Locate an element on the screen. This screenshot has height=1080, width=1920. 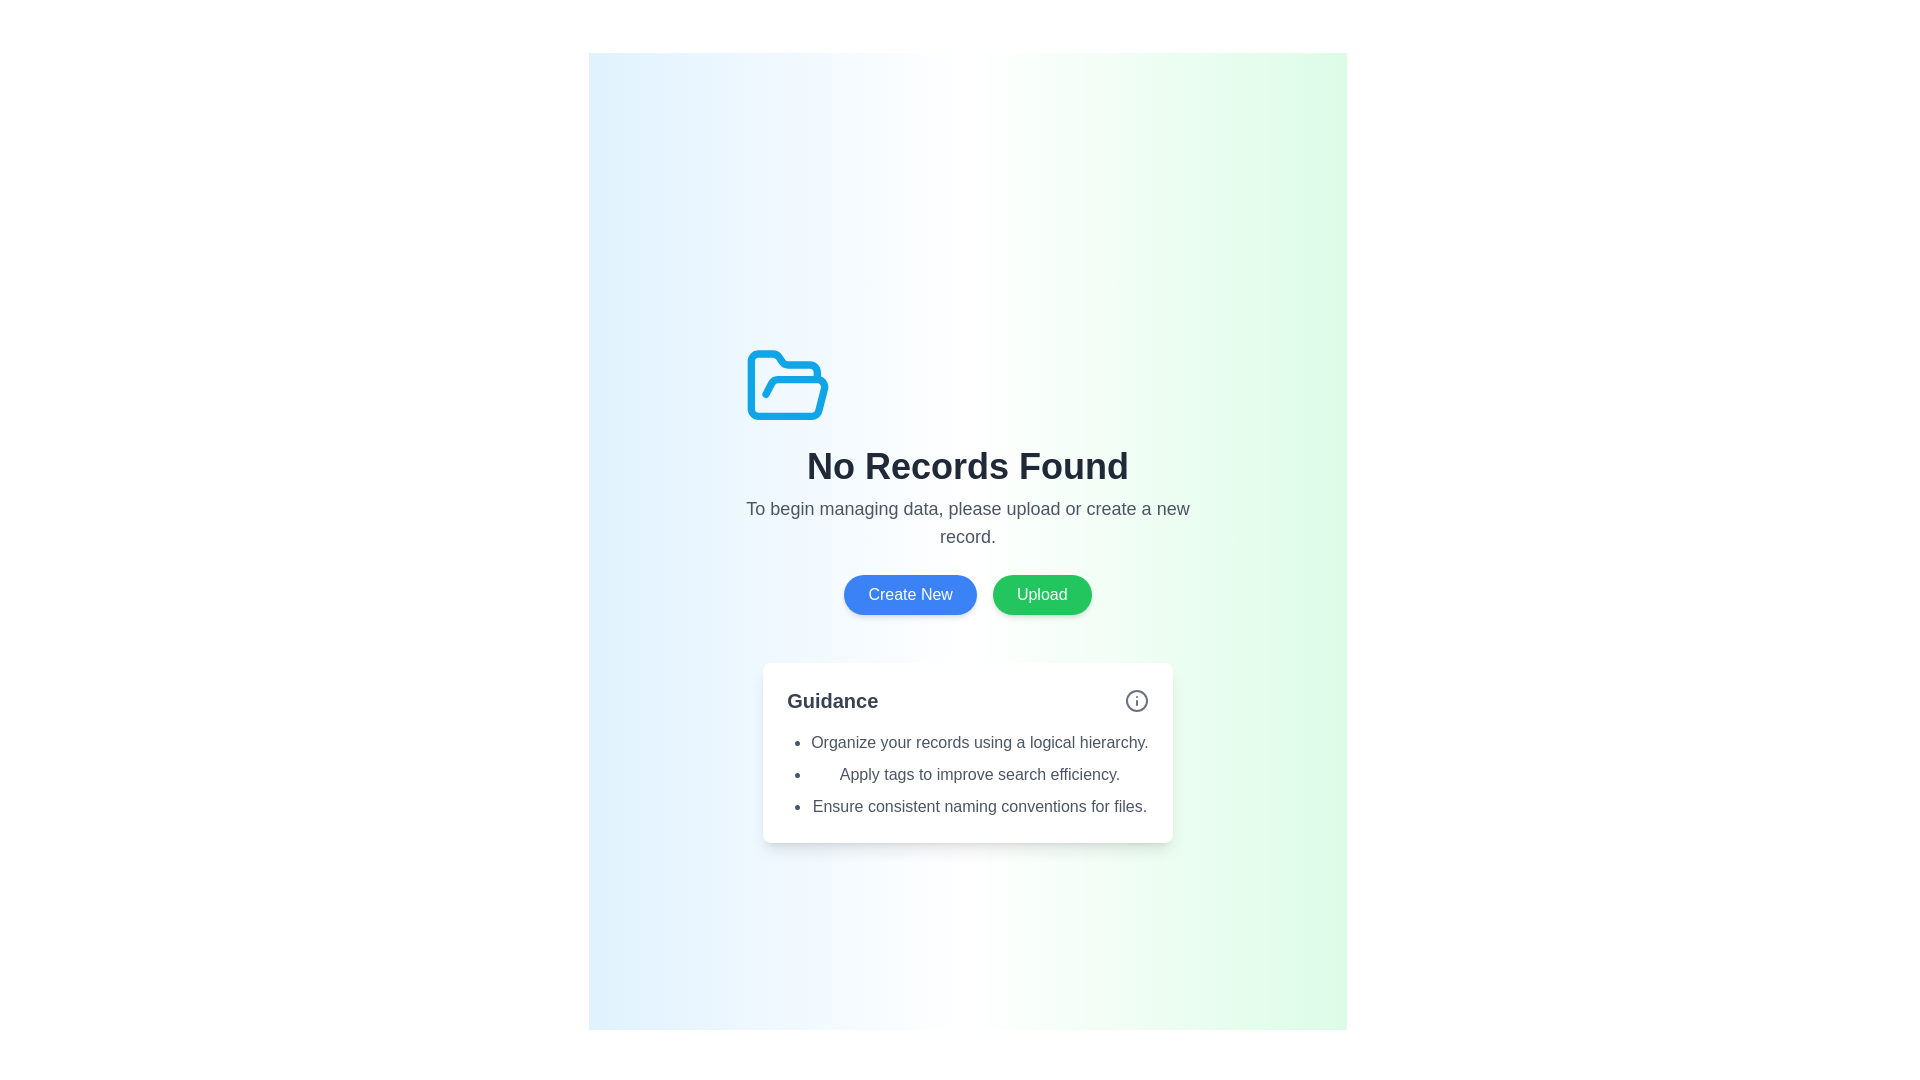
the informational icon component located in the top-right corner of the 'Guidance' section to trigger the tooltip for additional information is located at coordinates (1136, 700).